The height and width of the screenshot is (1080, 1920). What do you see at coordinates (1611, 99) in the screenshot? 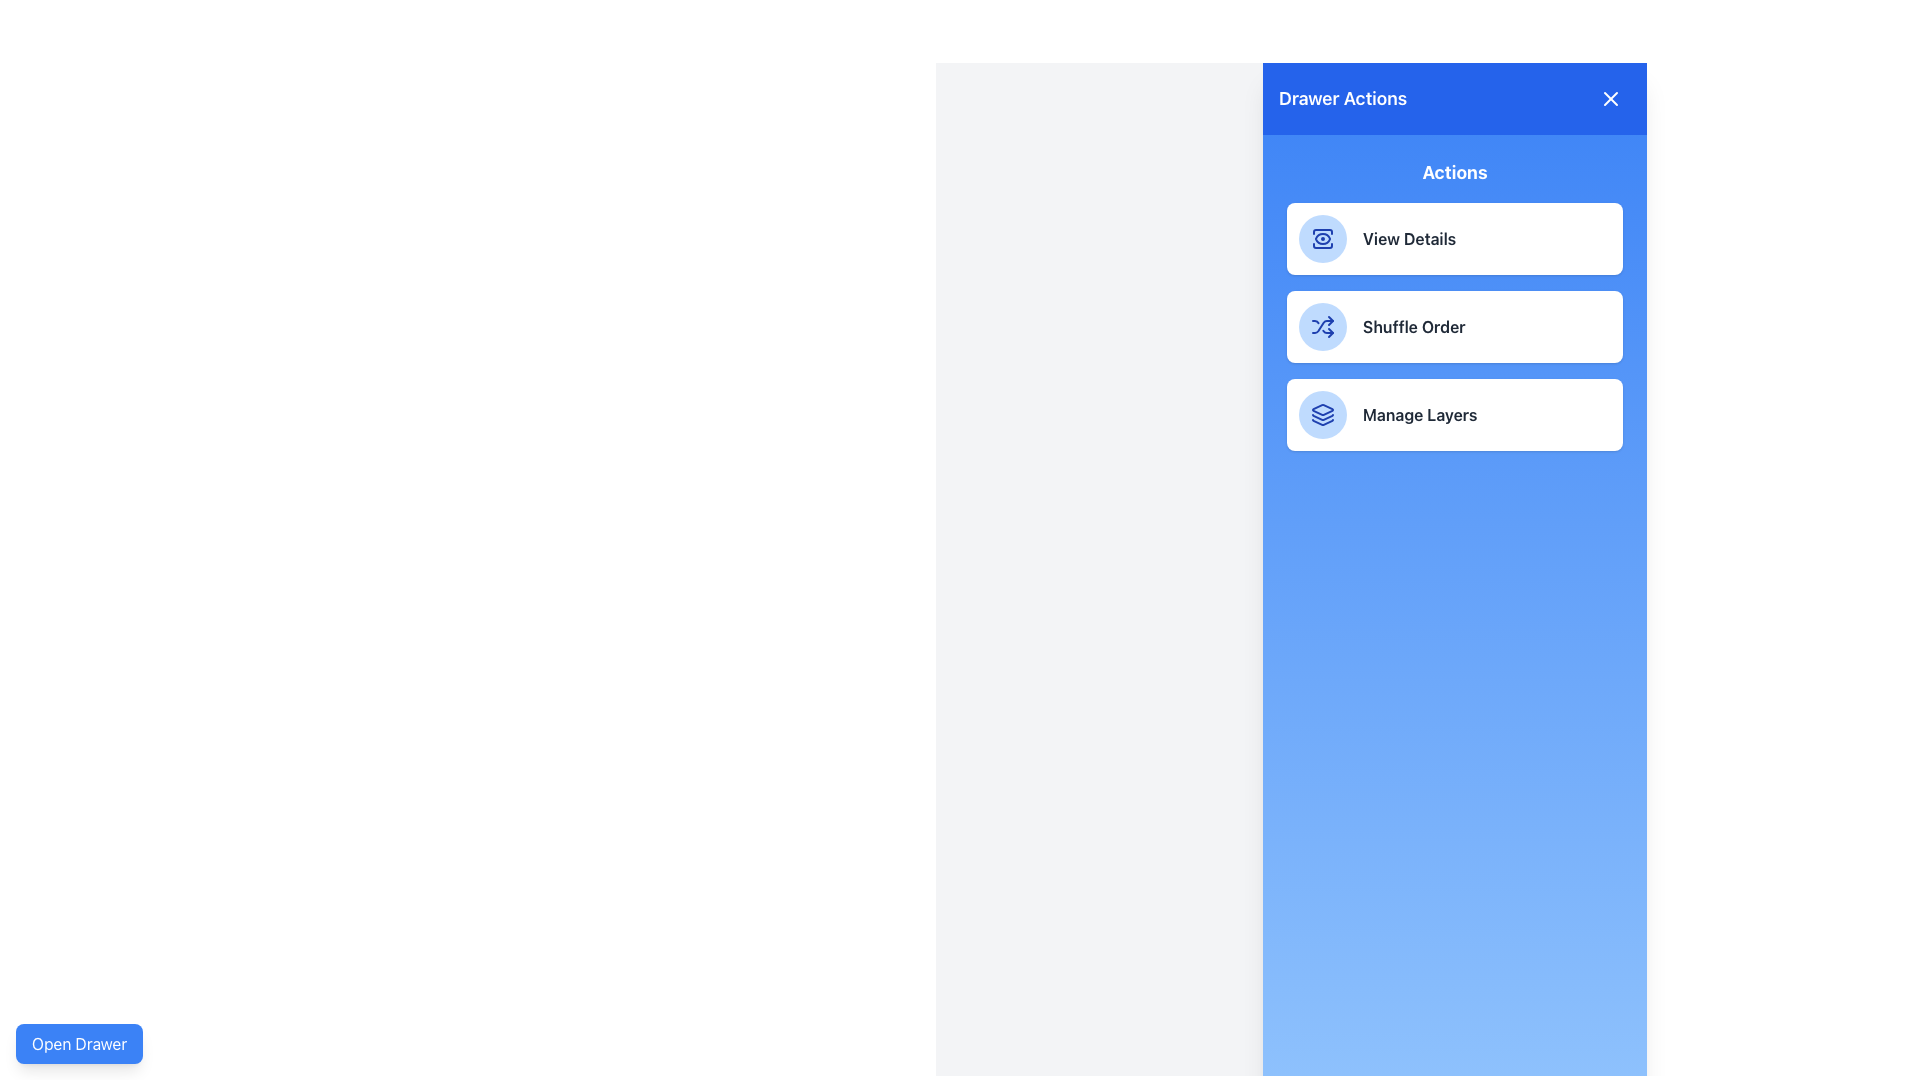
I see `the 'X' icon in the top right corner of the 'Drawer Actions' header bar` at bounding box center [1611, 99].